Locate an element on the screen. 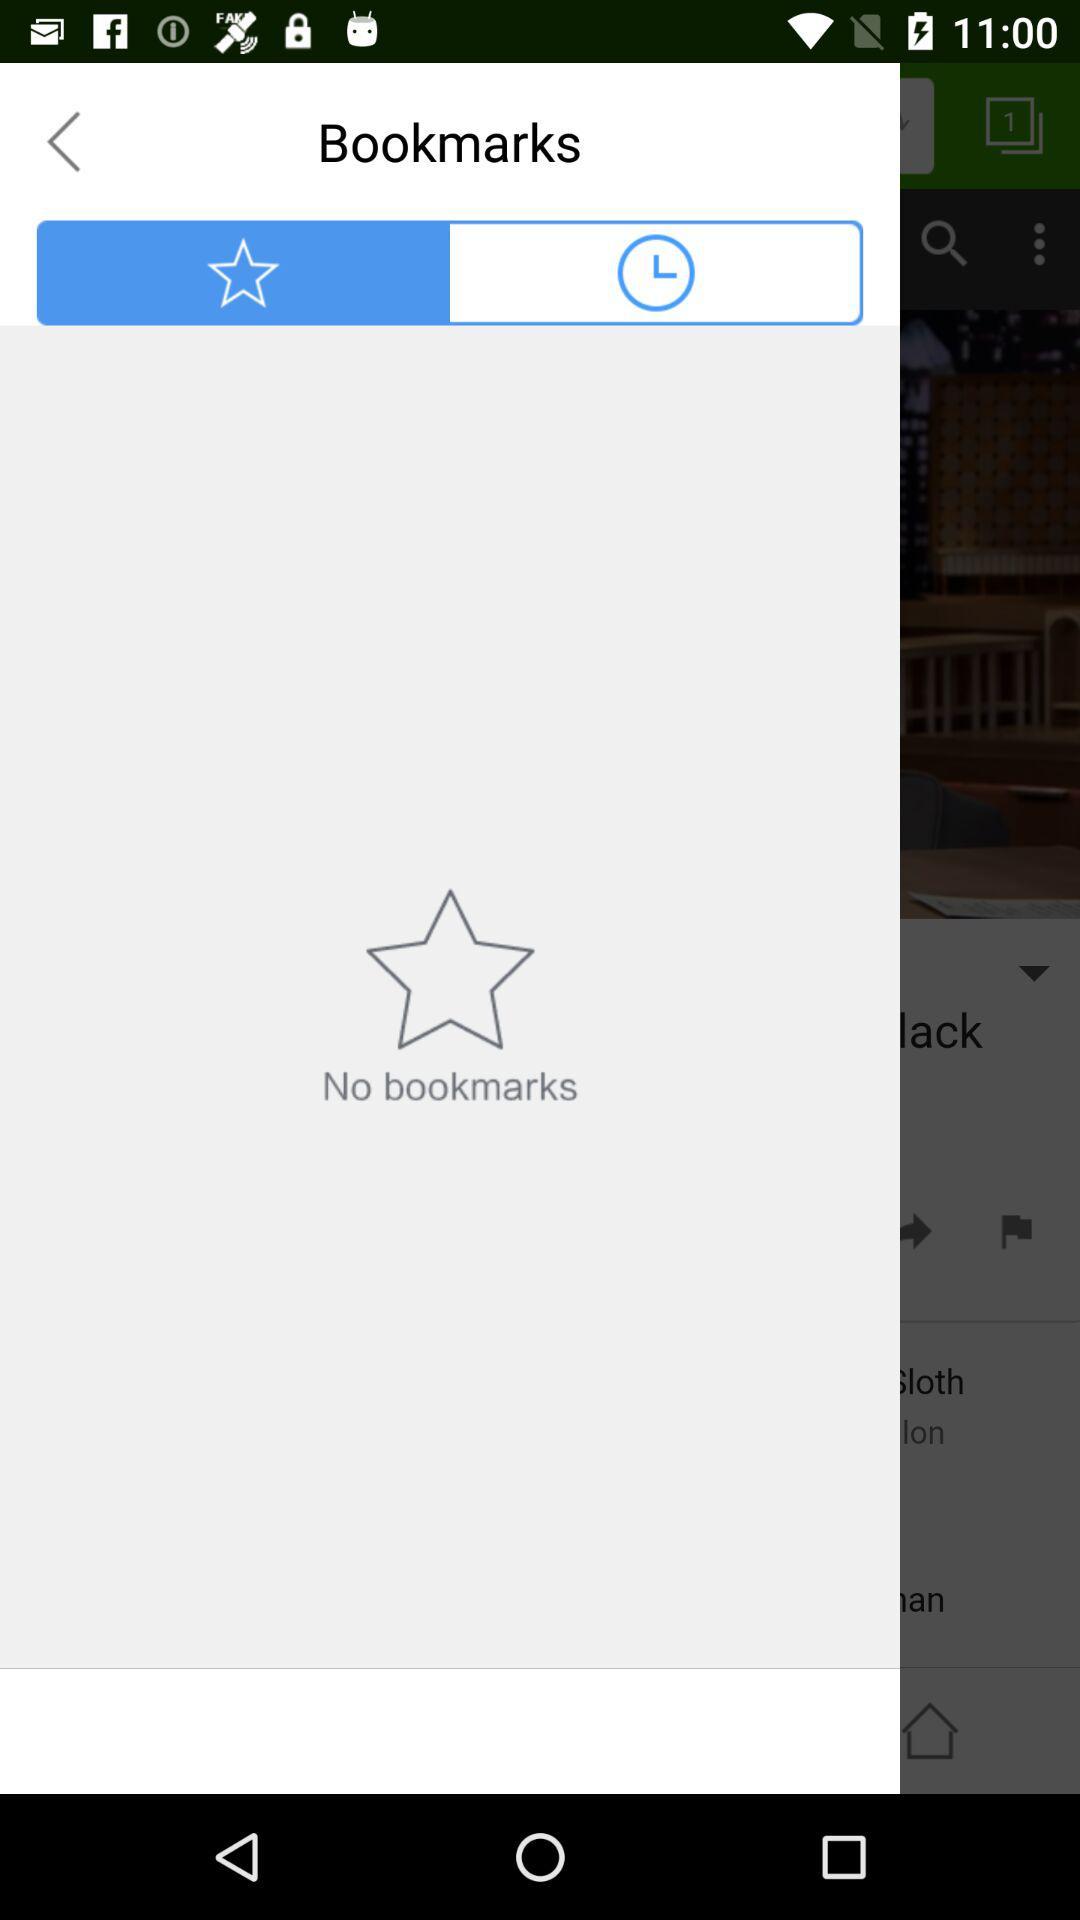  previous is located at coordinates (61, 140).